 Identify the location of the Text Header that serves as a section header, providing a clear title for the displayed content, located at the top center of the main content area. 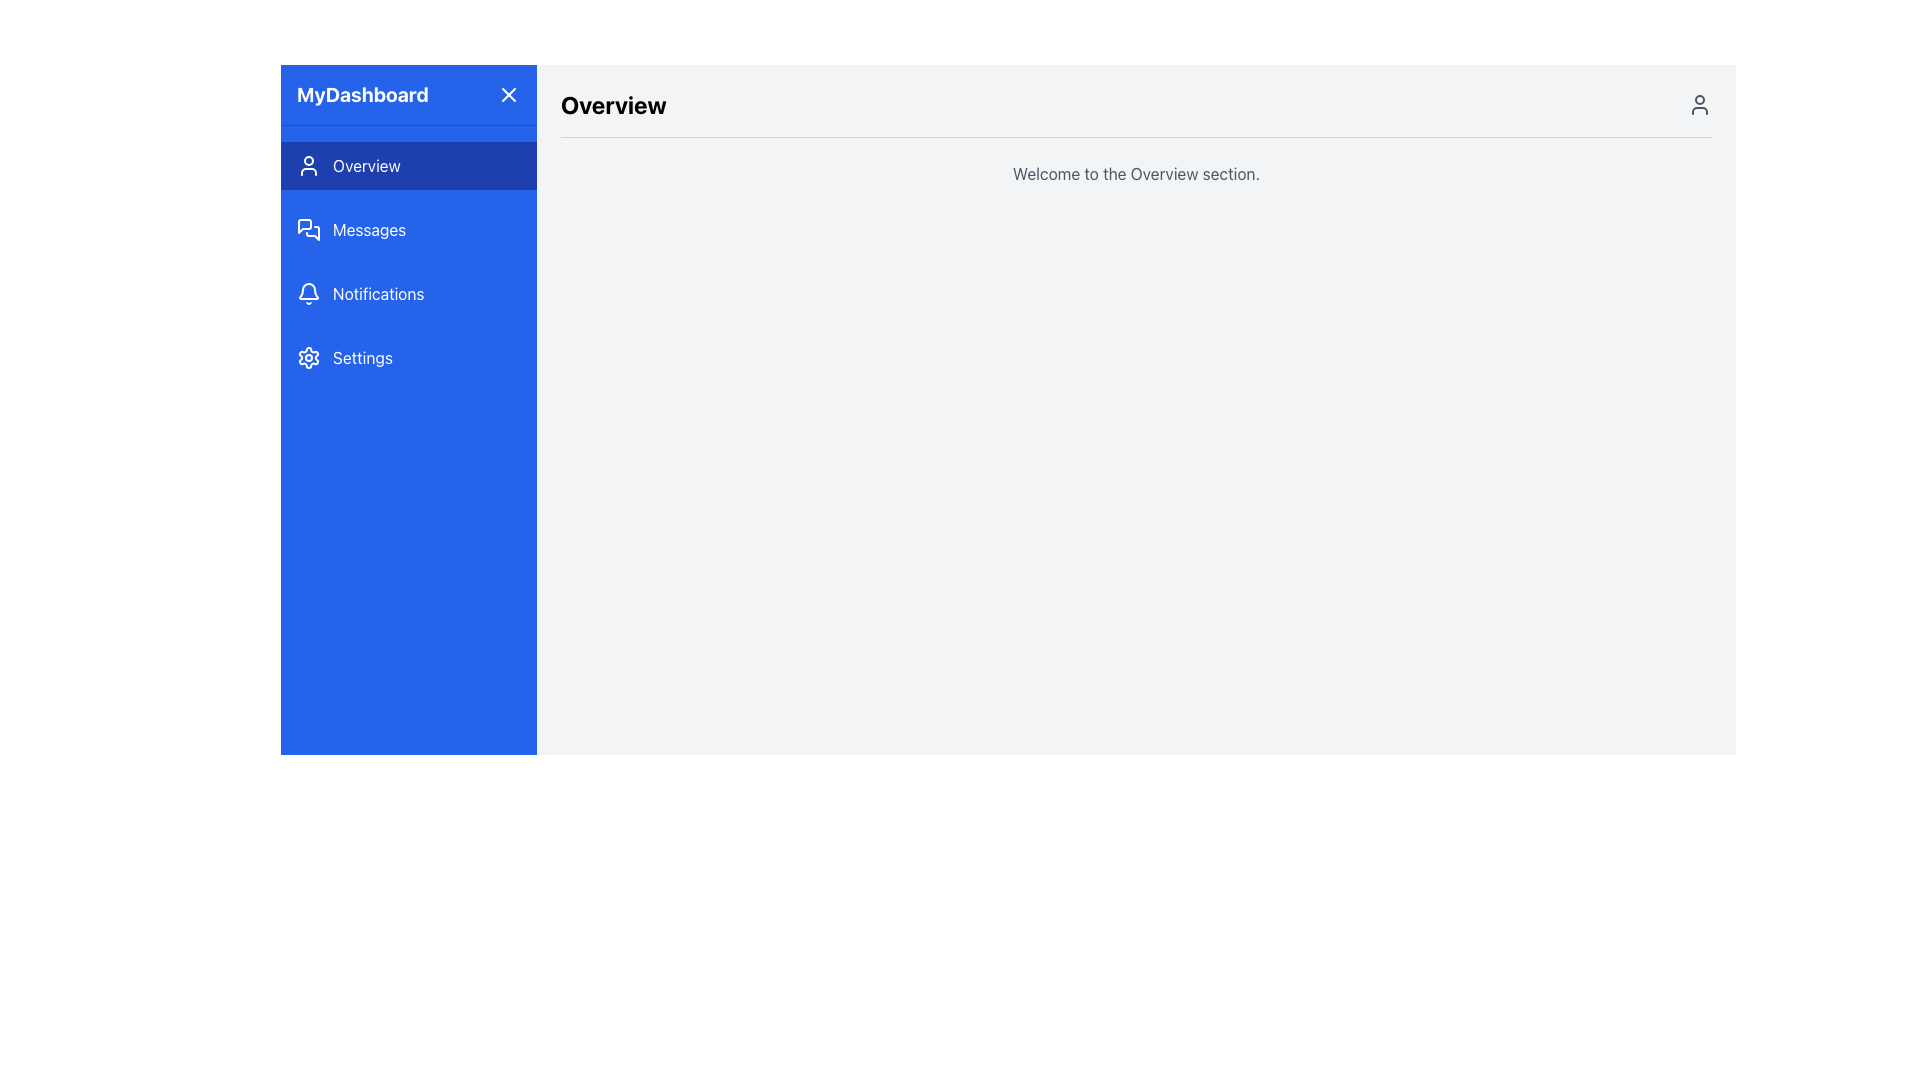
(612, 104).